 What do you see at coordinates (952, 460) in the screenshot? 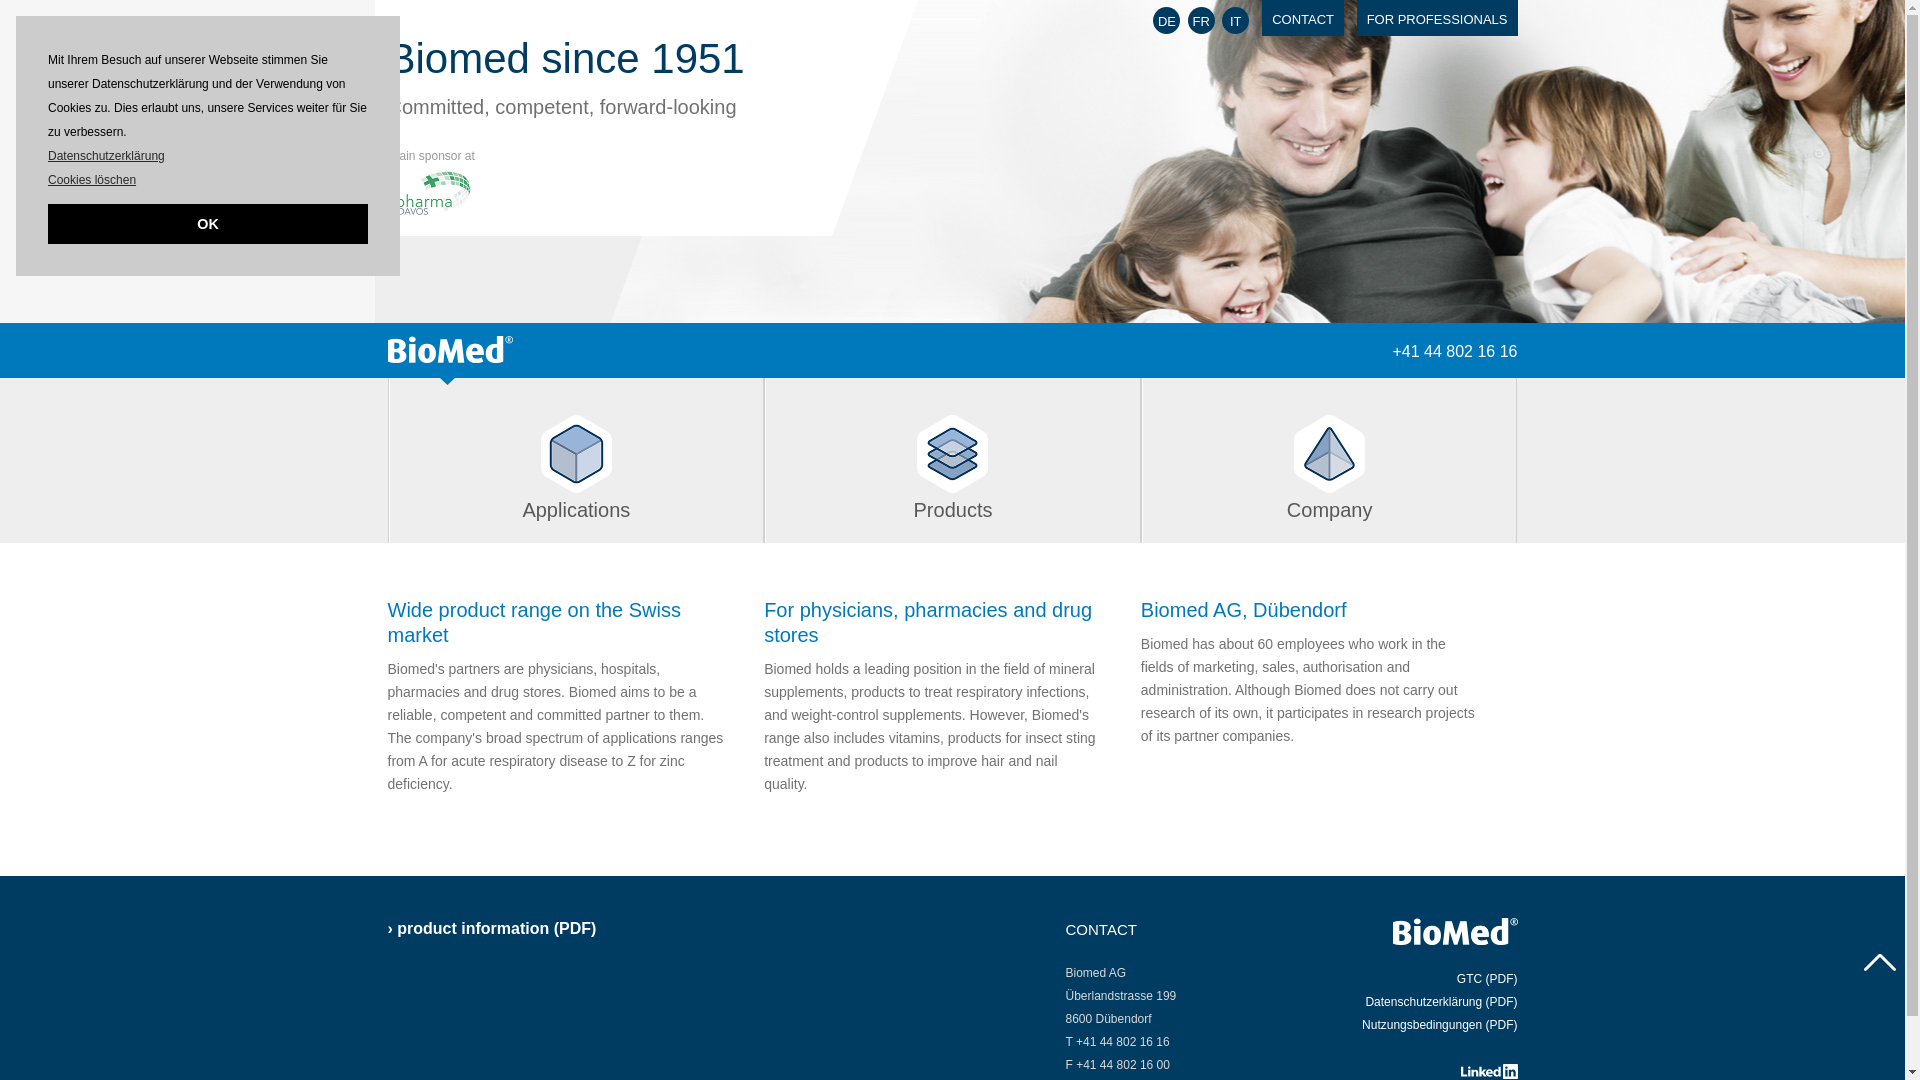
I see `'Products'` at bounding box center [952, 460].